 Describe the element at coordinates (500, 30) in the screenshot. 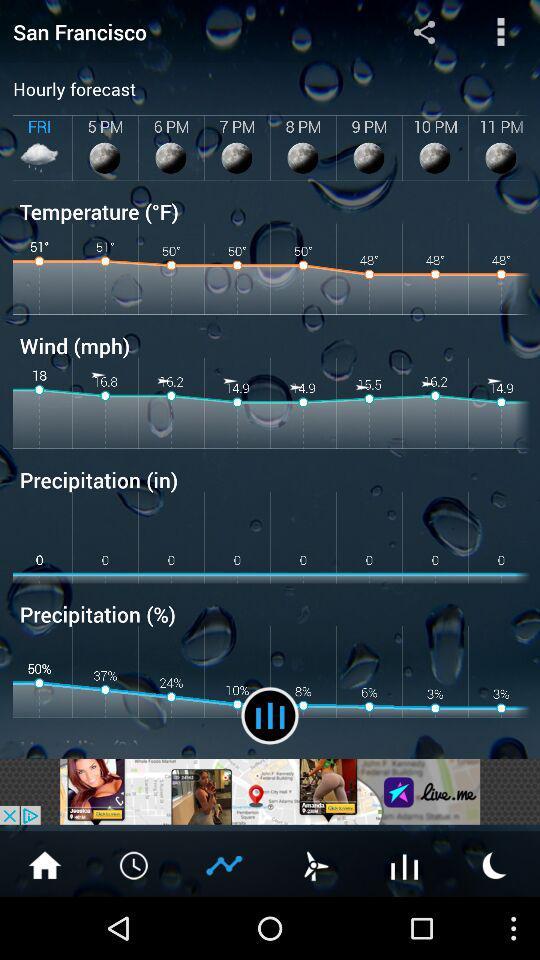

I see `more options` at that location.